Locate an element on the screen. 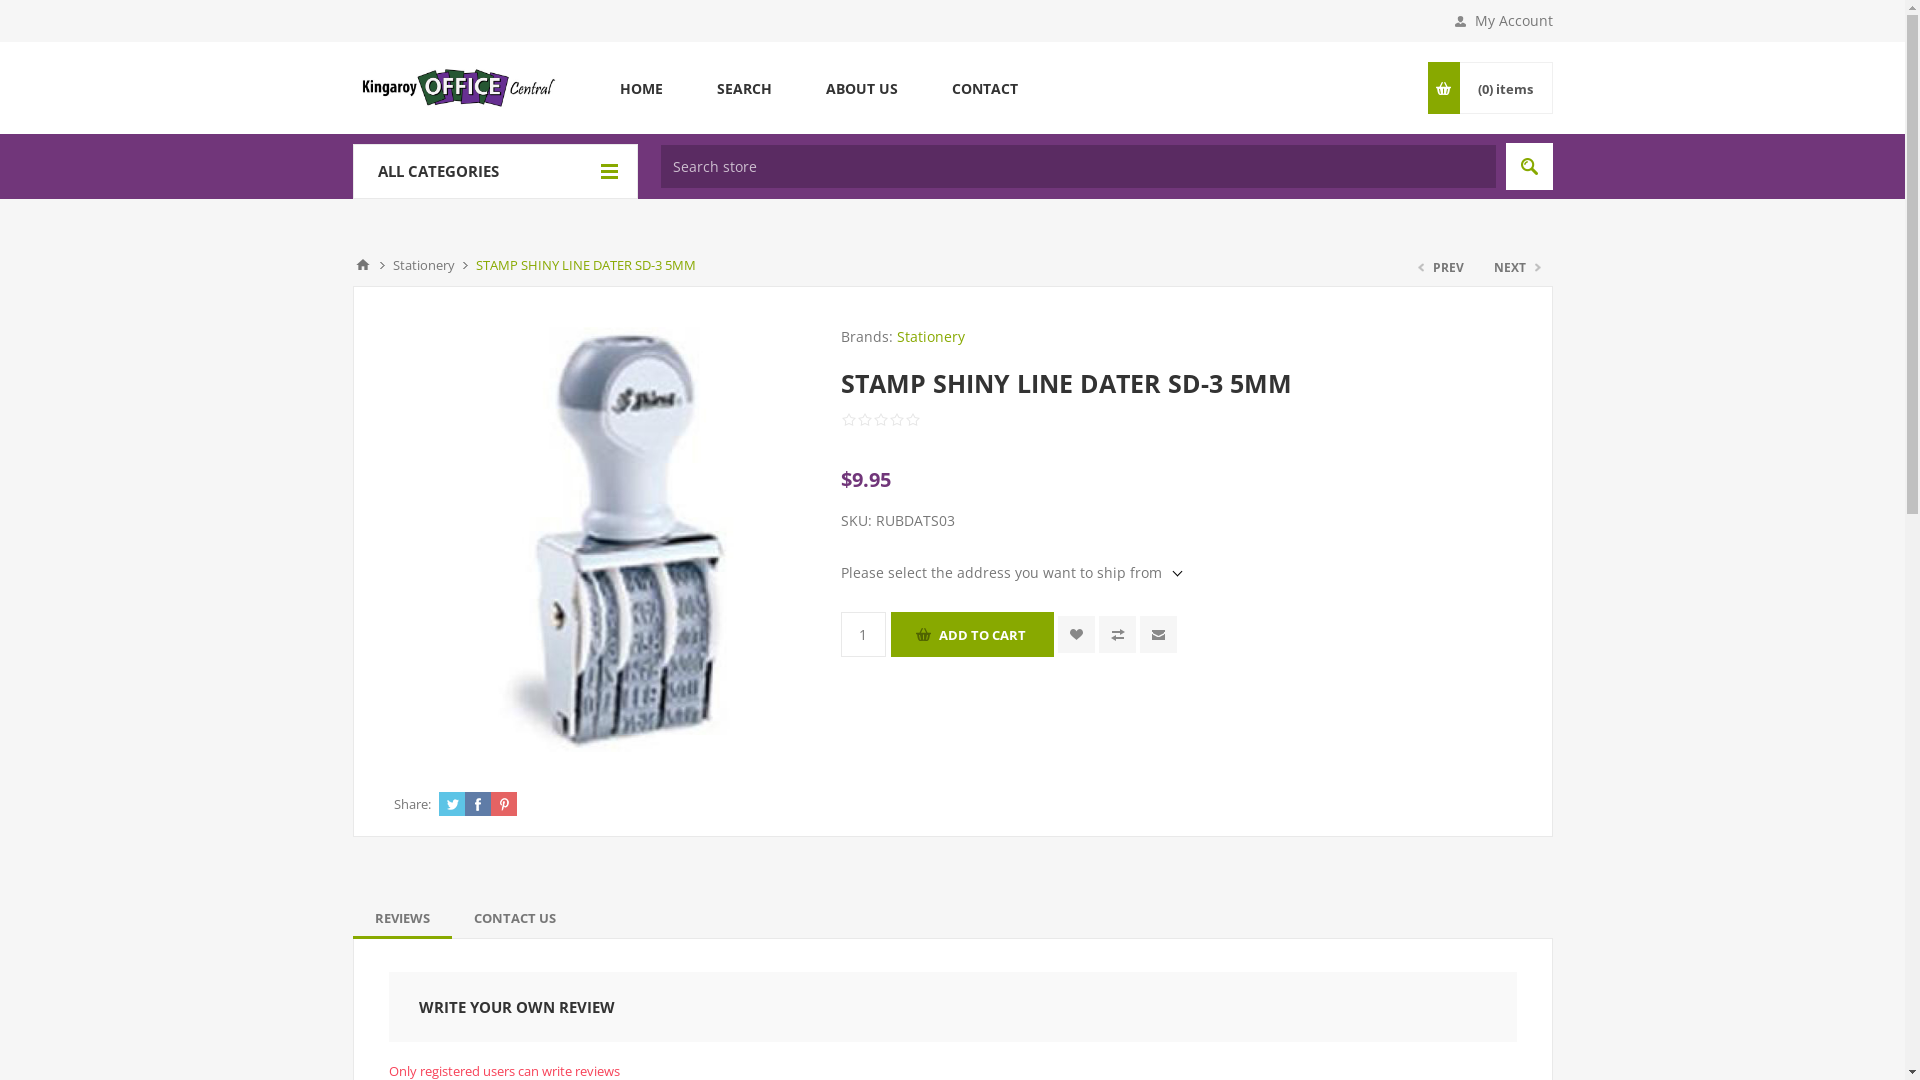 The width and height of the screenshot is (1920, 1080). '(0) items' is located at coordinates (1505, 87).